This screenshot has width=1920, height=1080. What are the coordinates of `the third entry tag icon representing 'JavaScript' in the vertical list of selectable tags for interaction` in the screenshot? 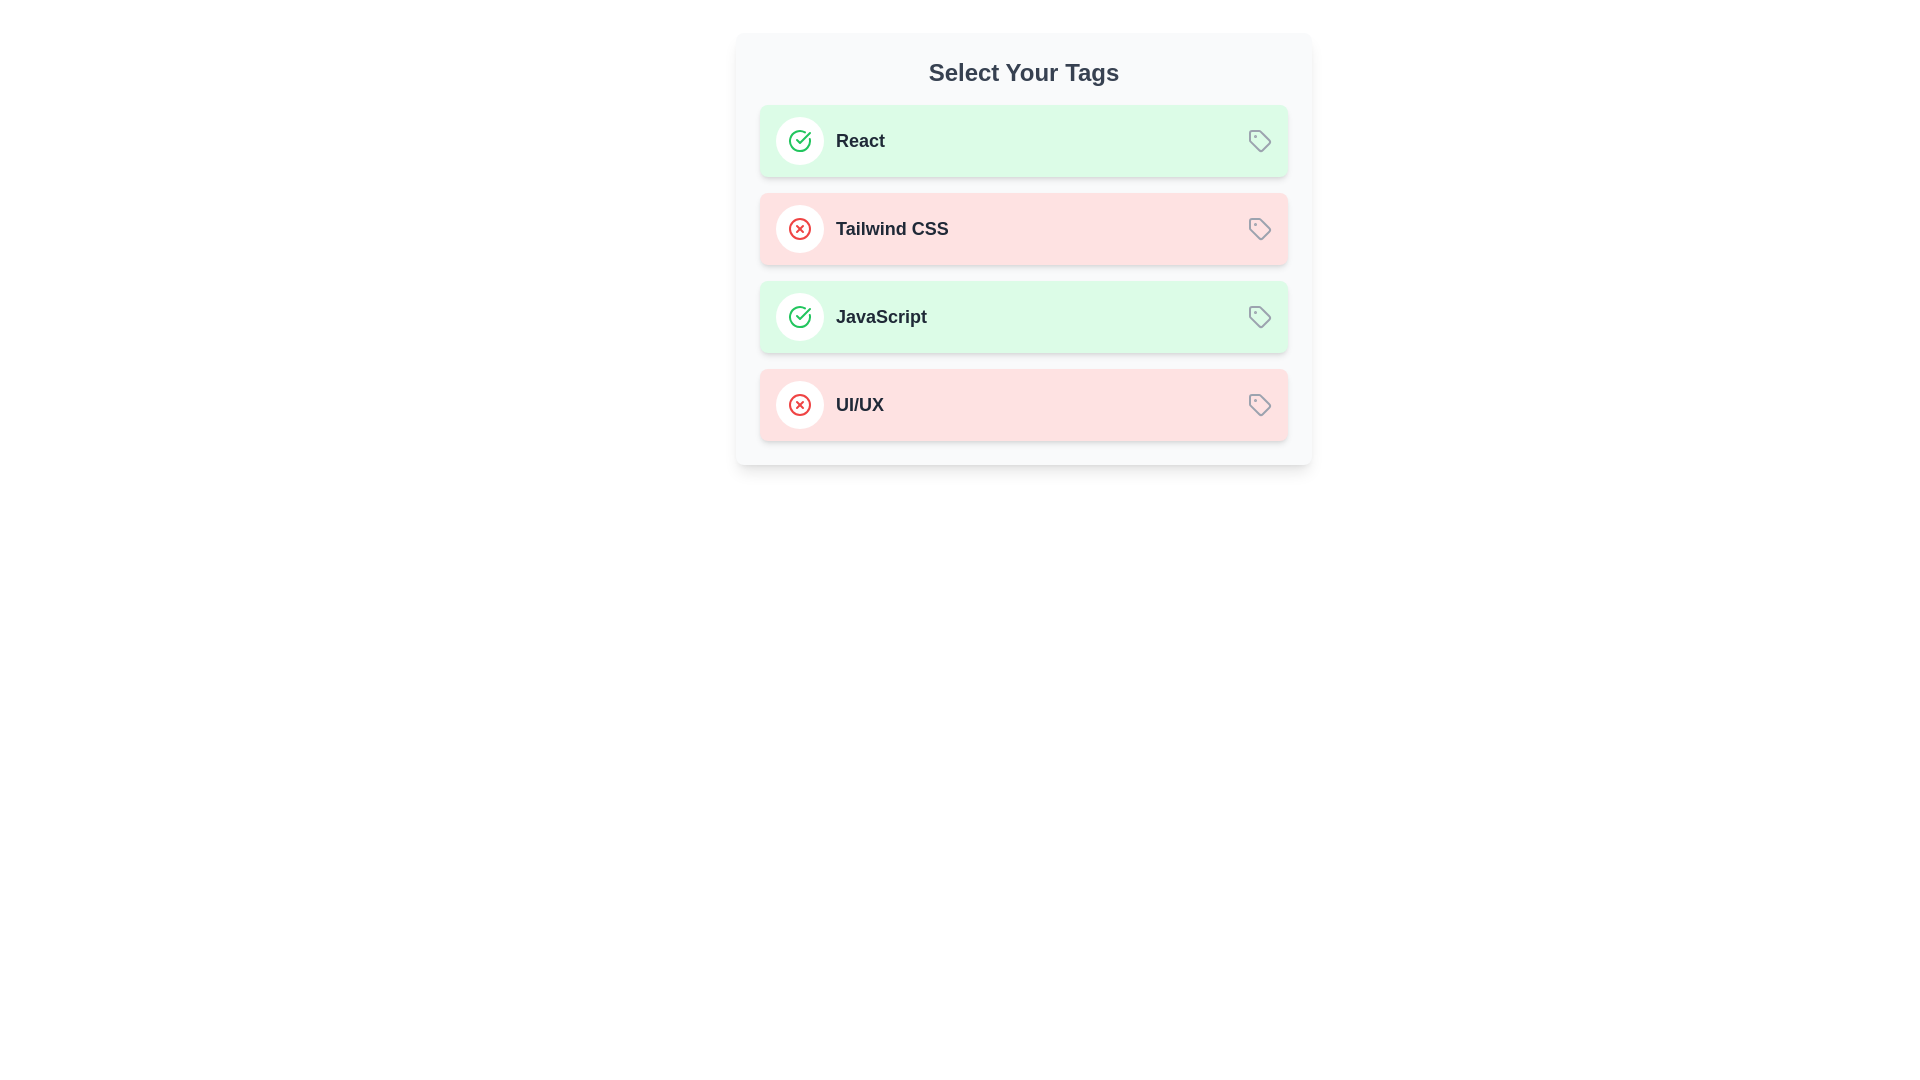 It's located at (1257, 315).